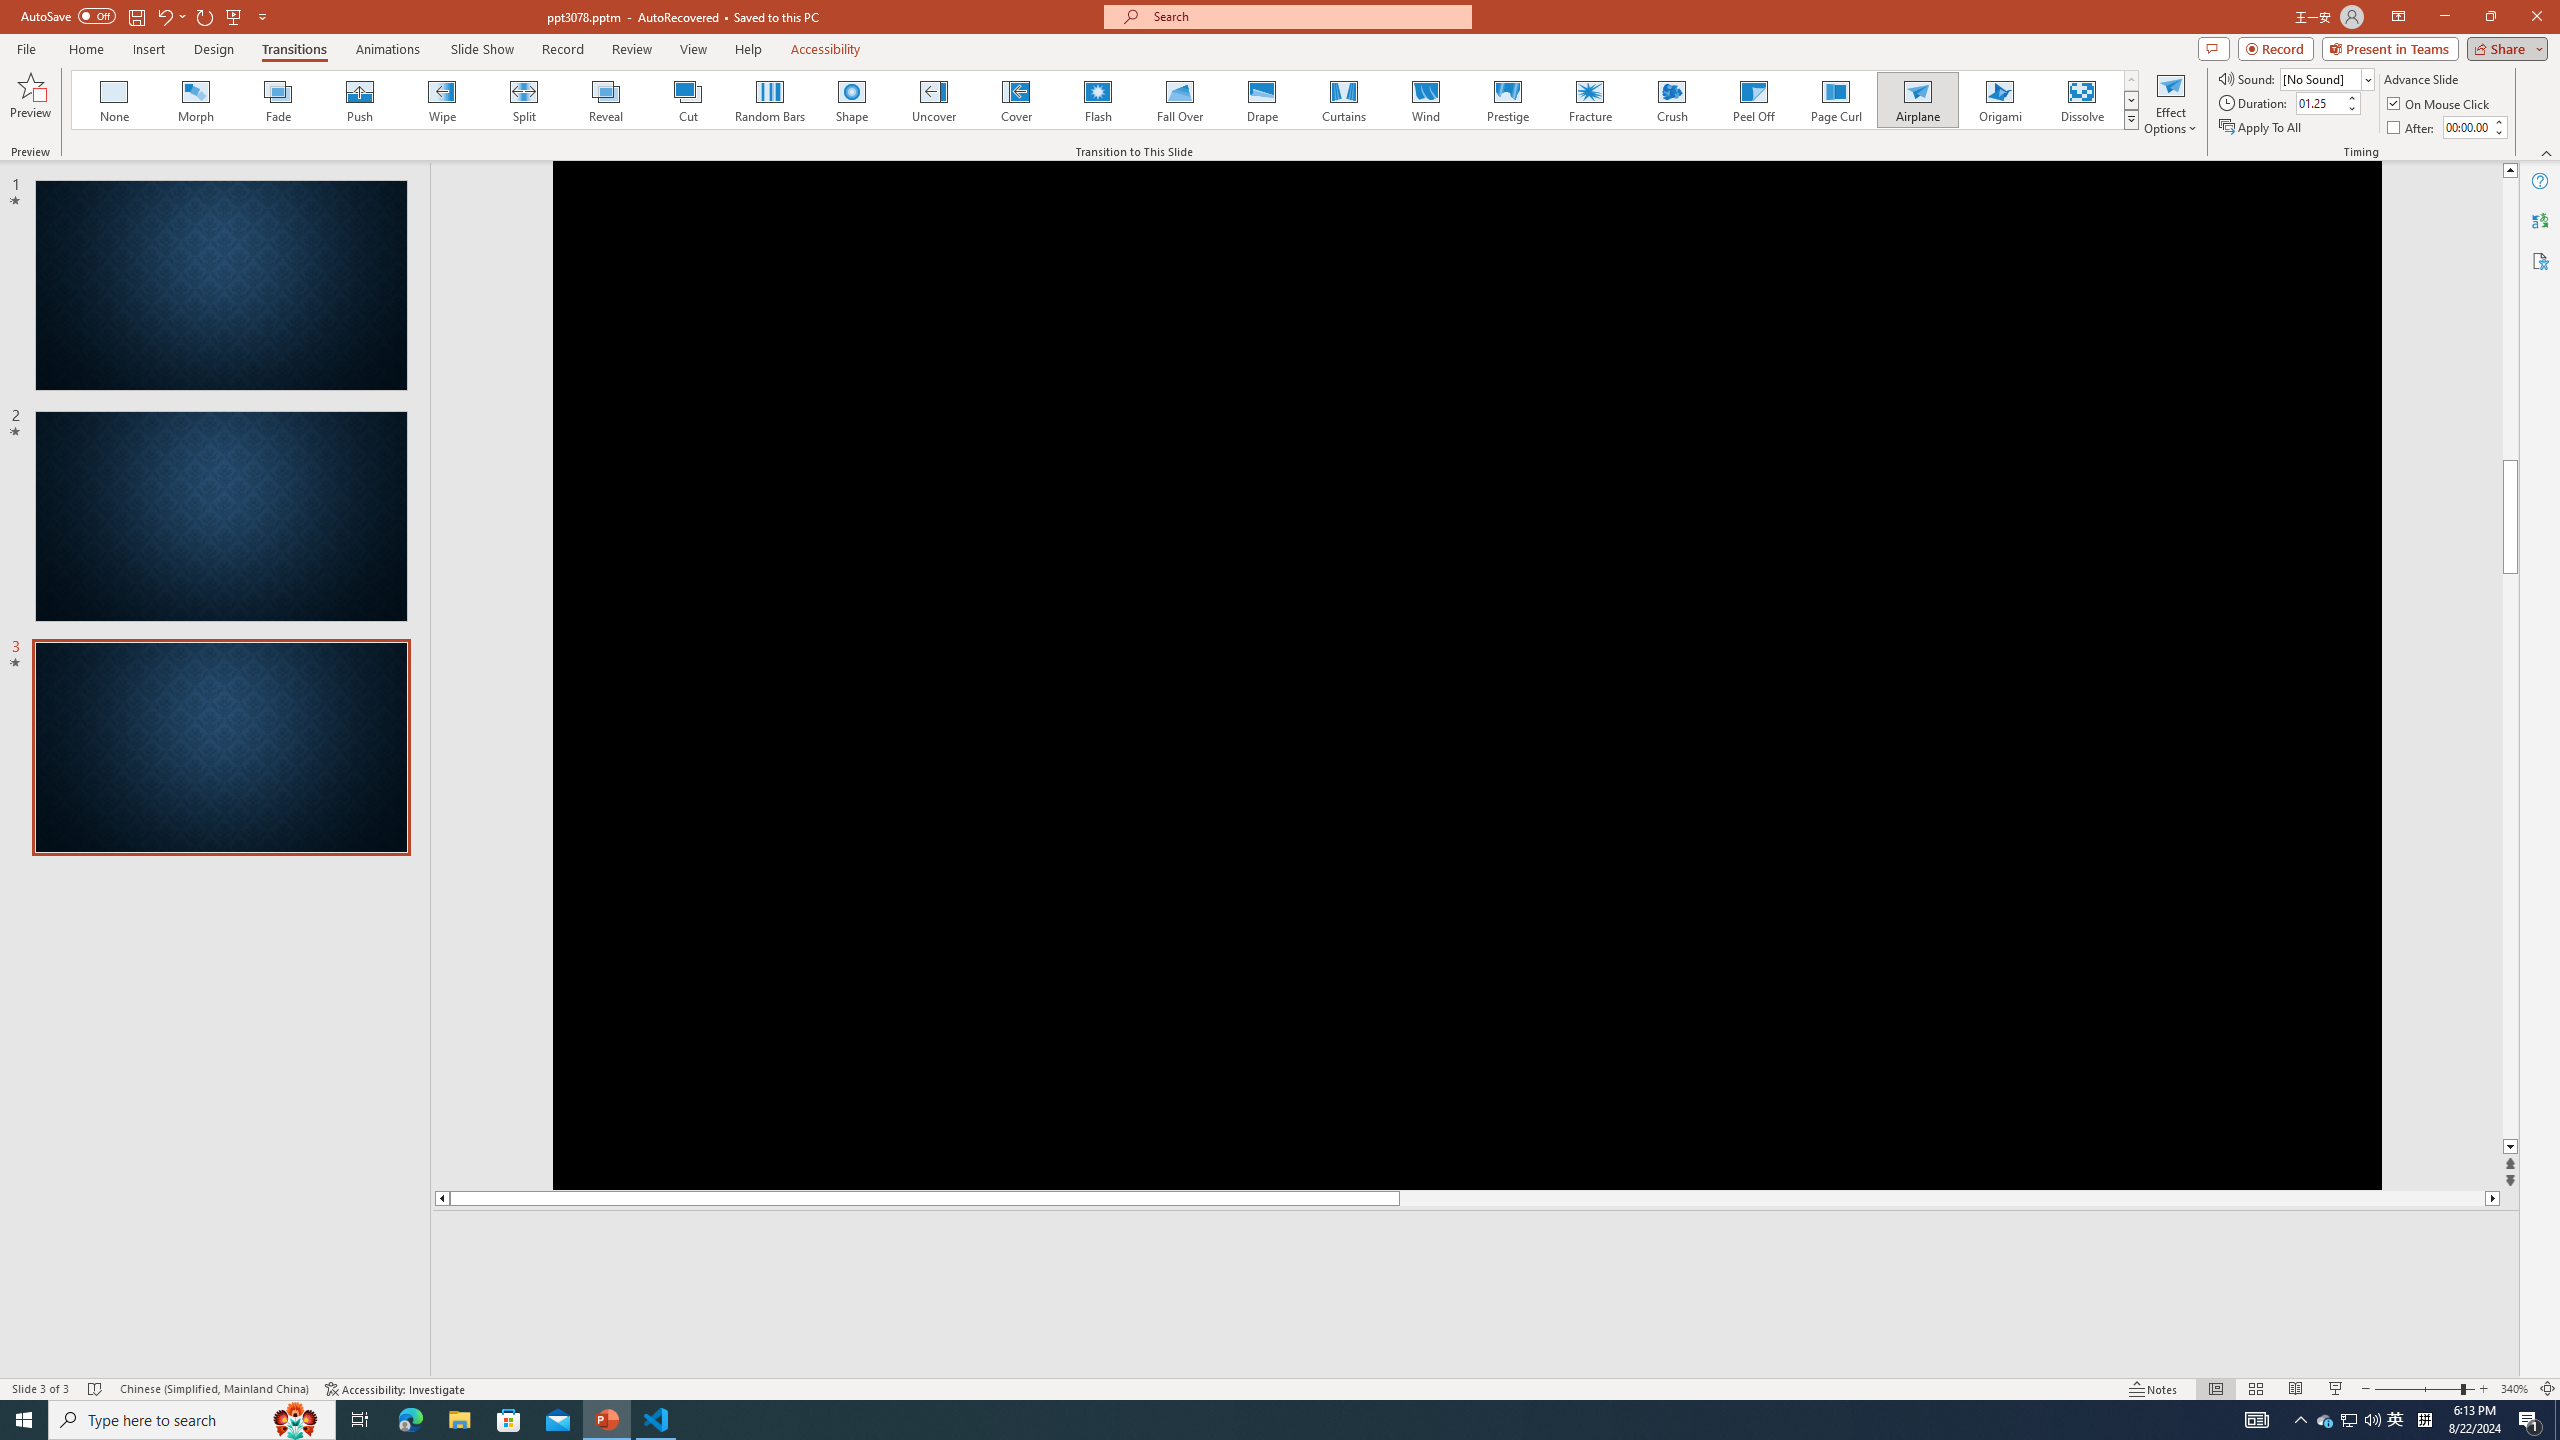 The height and width of the screenshot is (1440, 2560). What do you see at coordinates (1015, 99) in the screenshot?
I see `'Cover'` at bounding box center [1015, 99].